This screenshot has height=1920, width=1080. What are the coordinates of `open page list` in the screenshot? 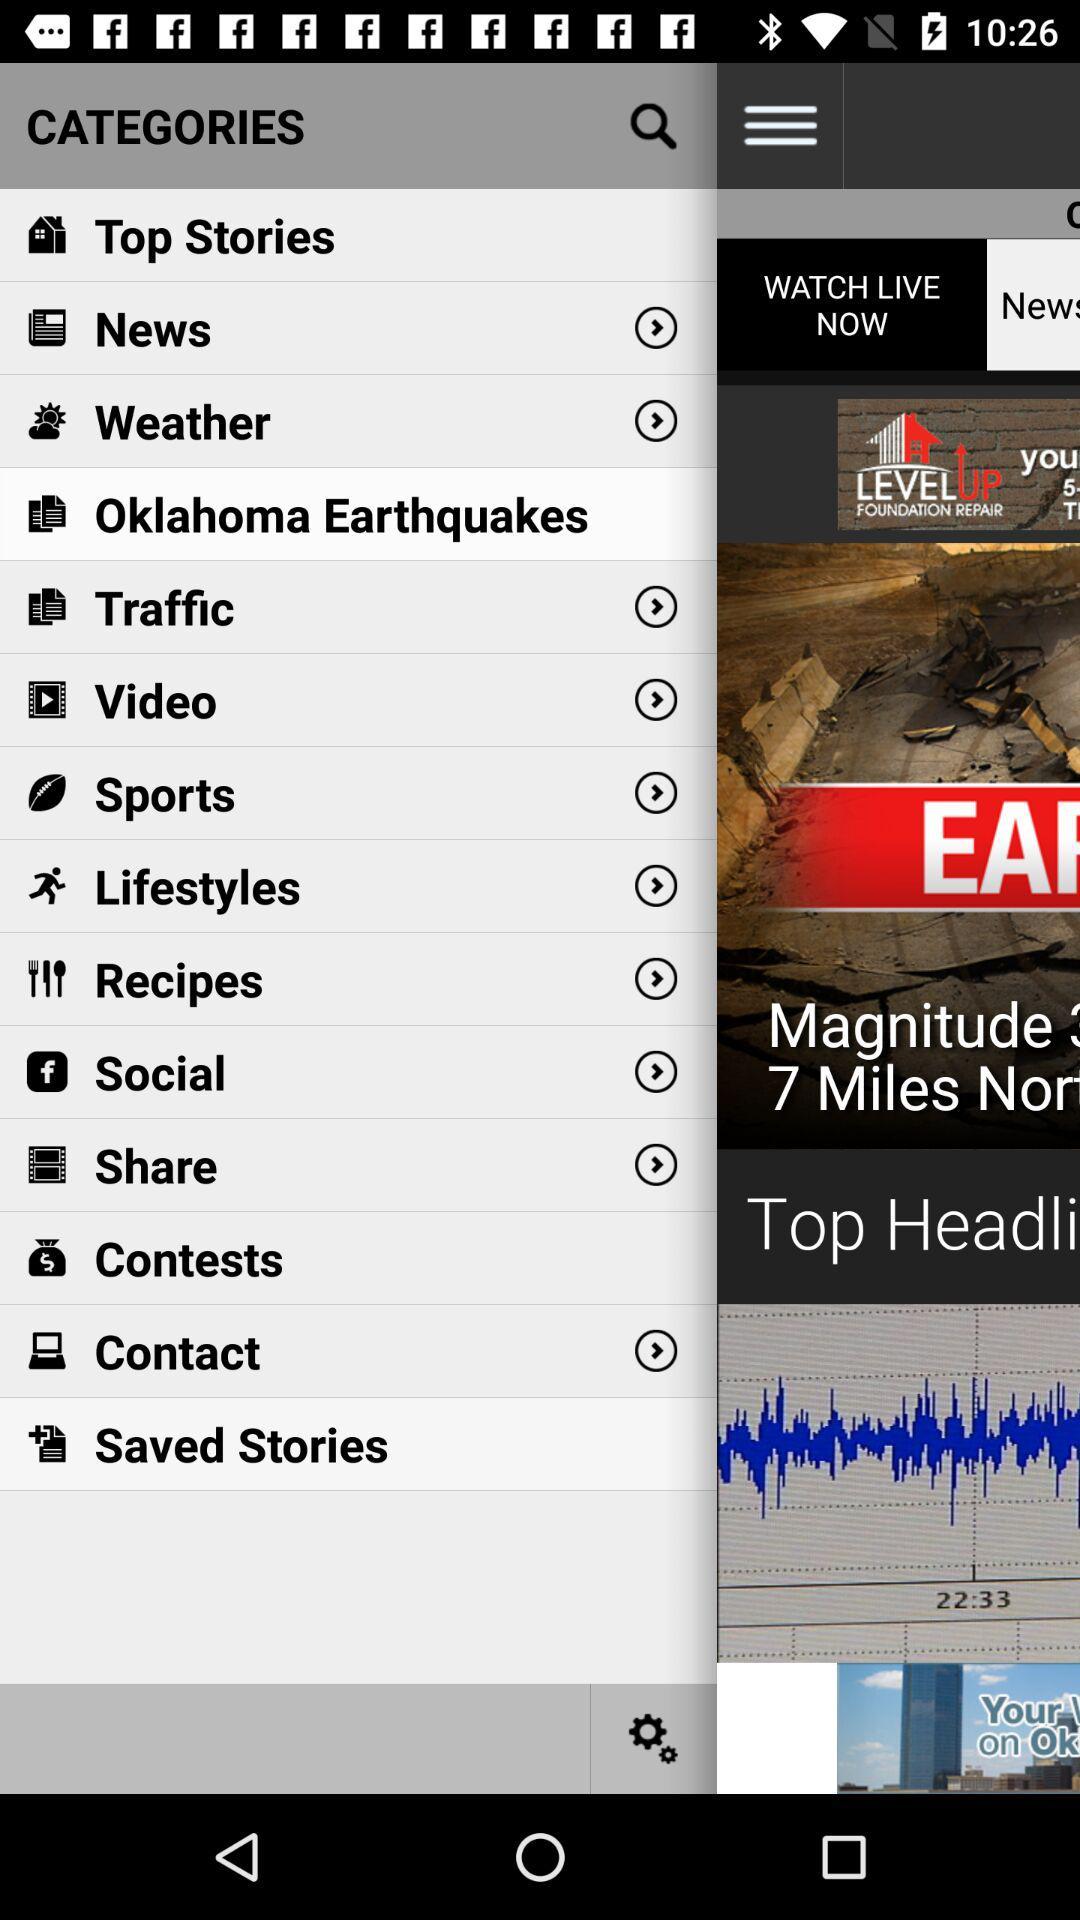 It's located at (778, 124).